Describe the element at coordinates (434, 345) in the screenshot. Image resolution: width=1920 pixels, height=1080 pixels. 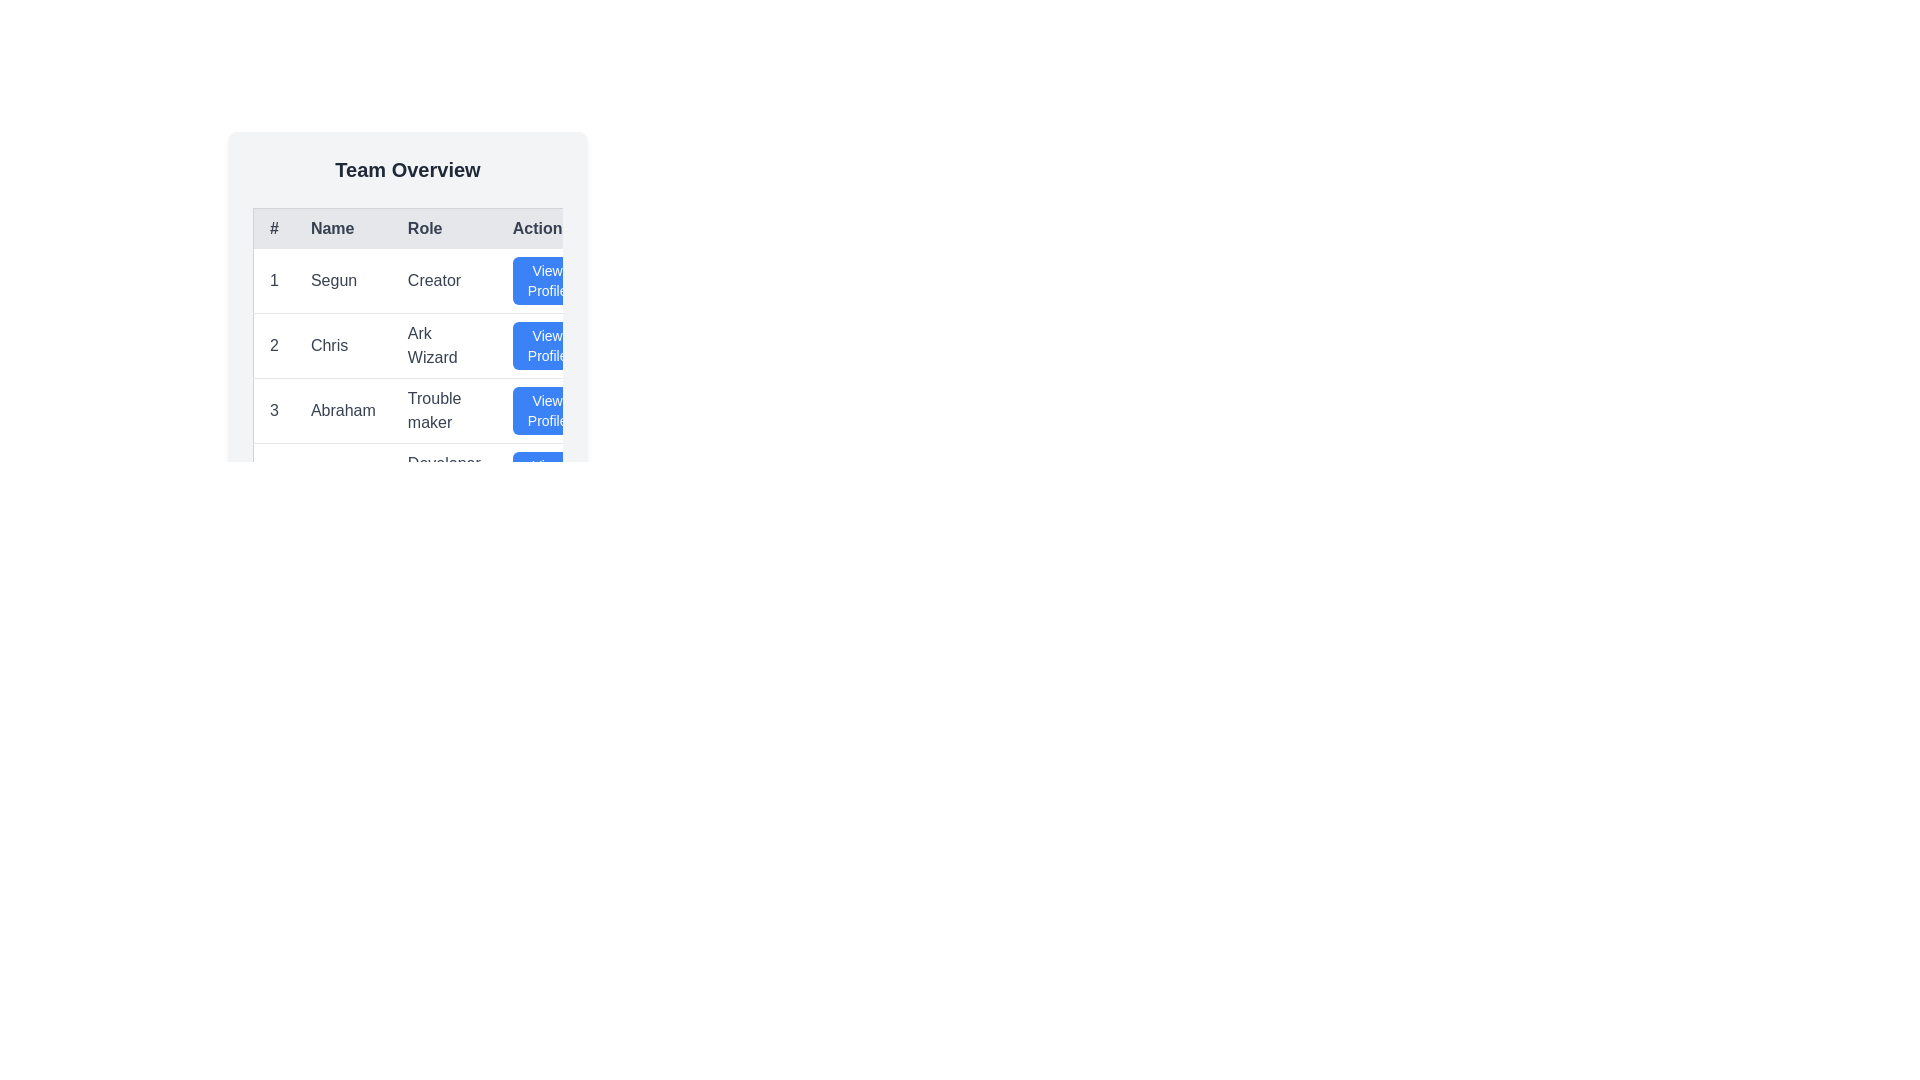
I see `the second row in the data table displaying '2 Chris Ark Wizard' with a 'View Profile' button` at that location.